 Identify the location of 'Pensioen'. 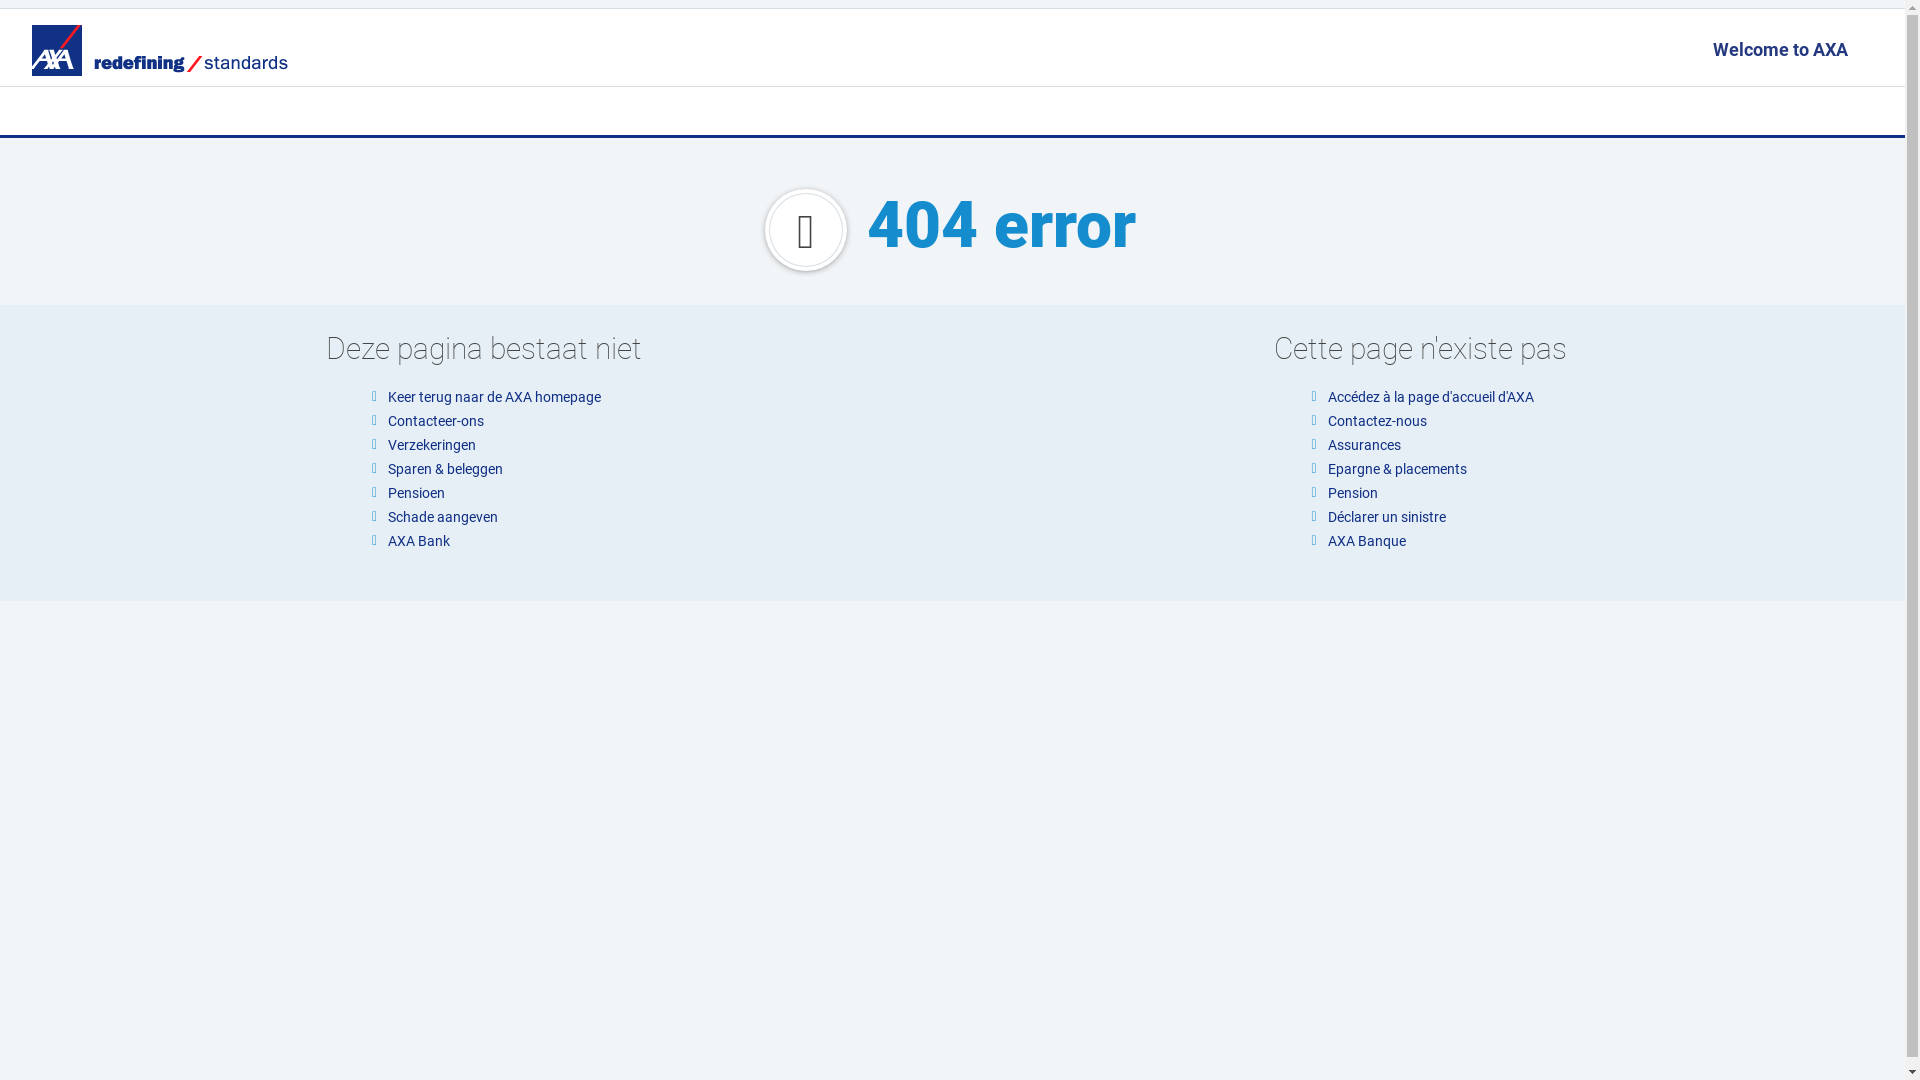
(388, 493).